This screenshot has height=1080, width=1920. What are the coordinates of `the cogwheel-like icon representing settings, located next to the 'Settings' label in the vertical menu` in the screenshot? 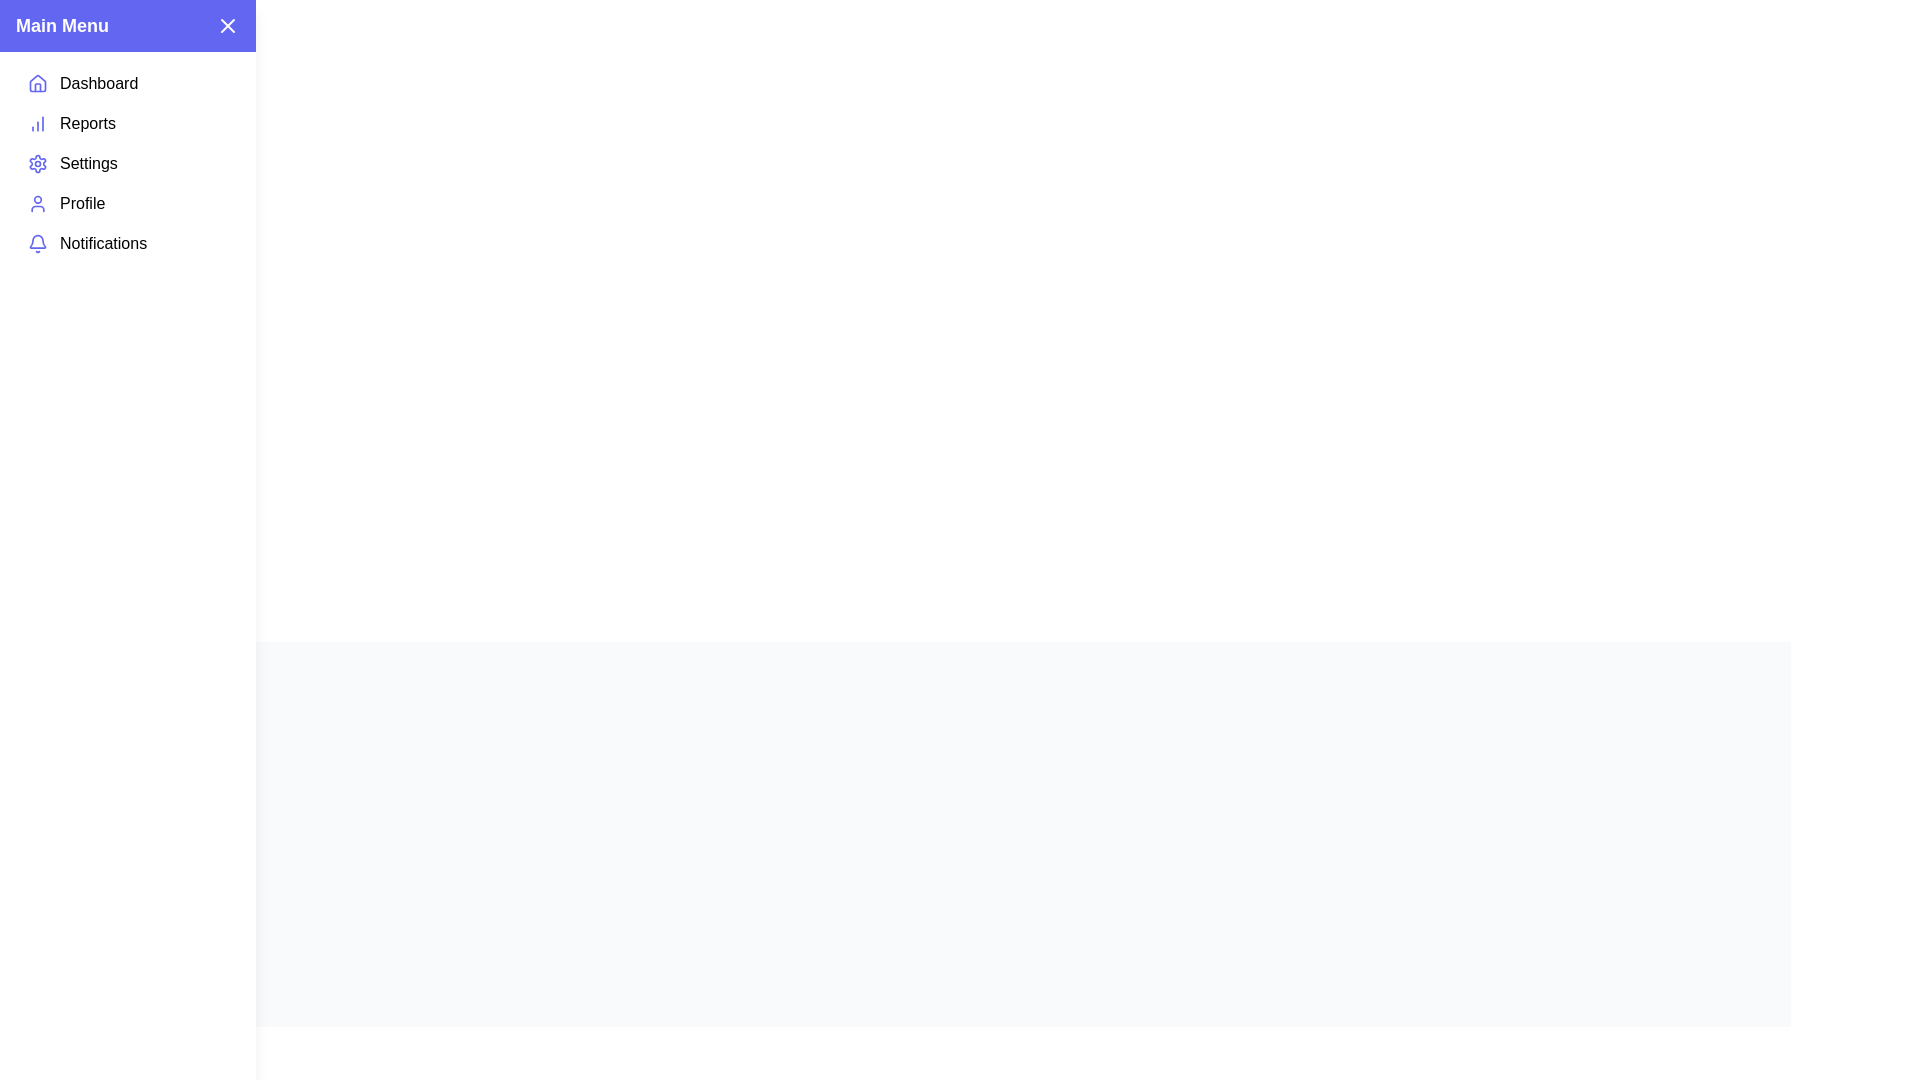 It's located at (38, 163).